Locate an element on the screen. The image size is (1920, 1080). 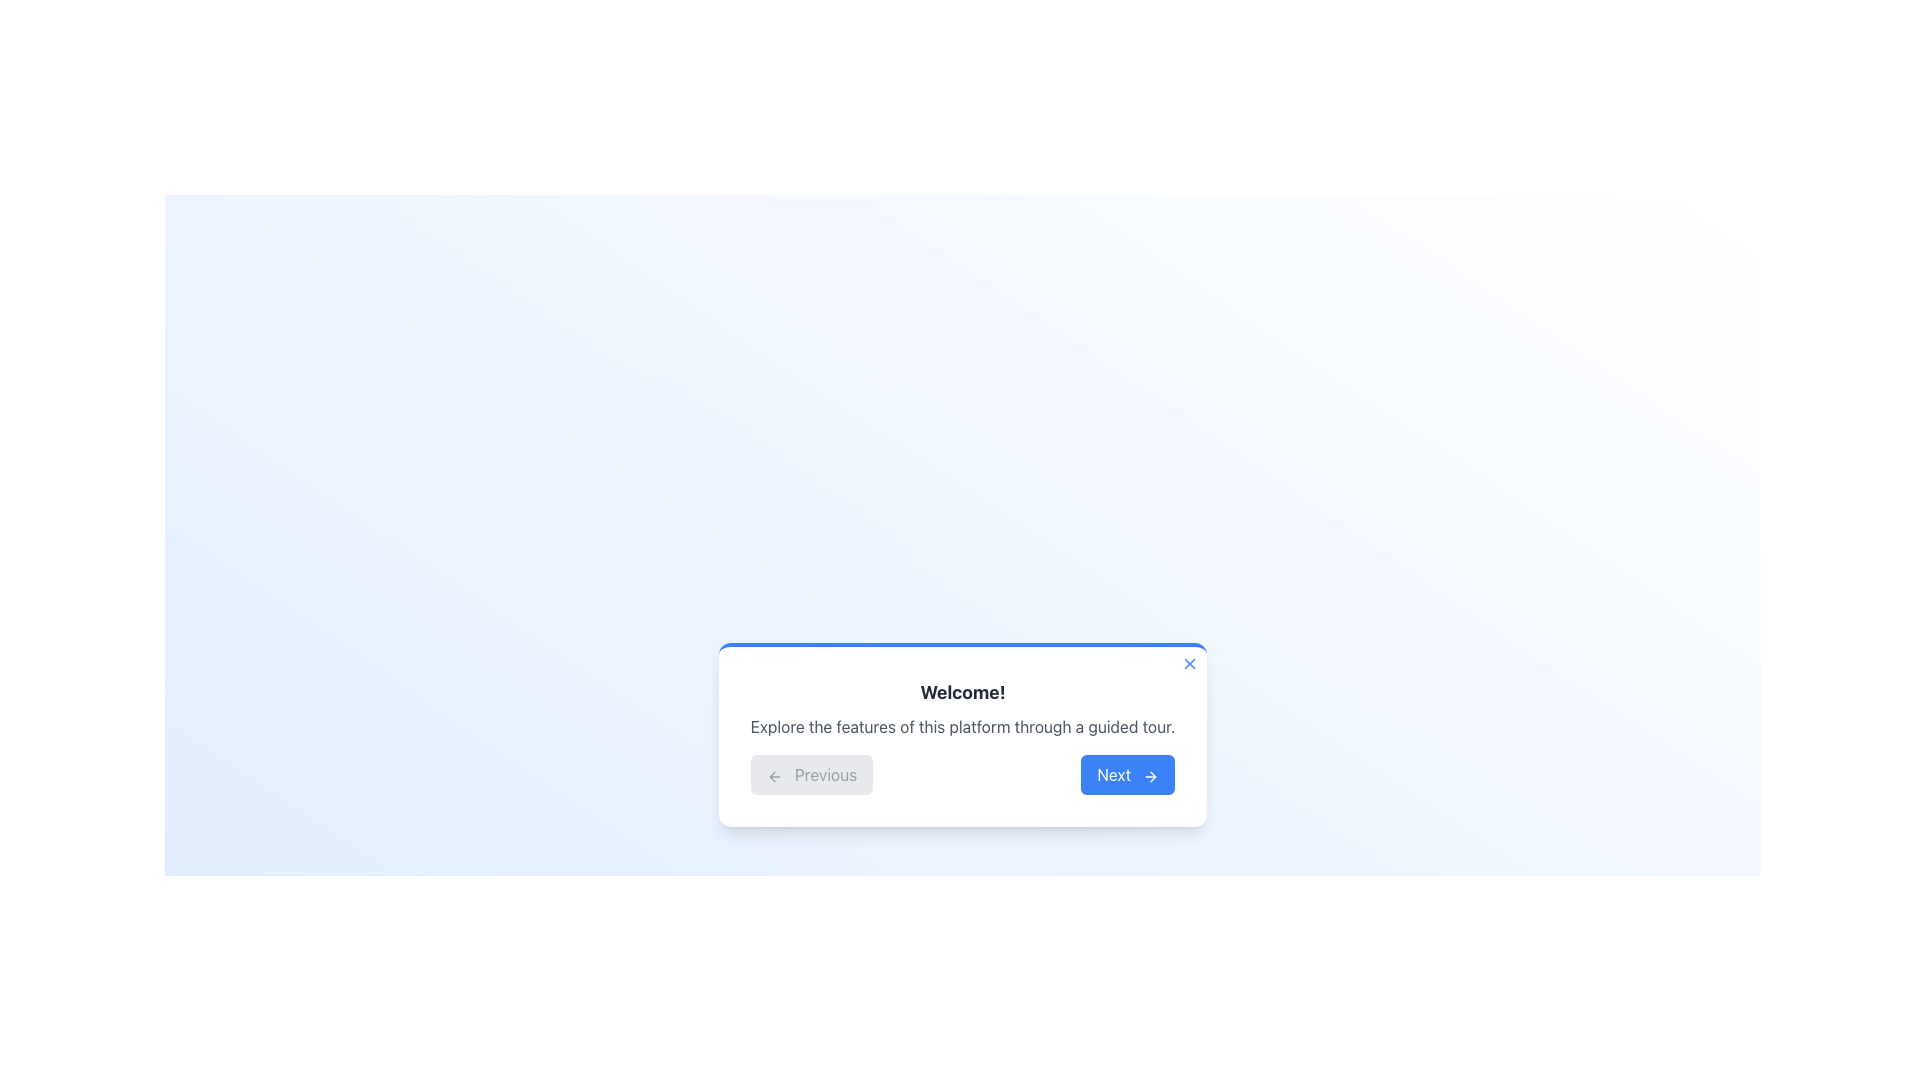
the close button located at the top-right of the modal dialog that contains the text 'Welcome!' is located at coordinates (1190, 663).